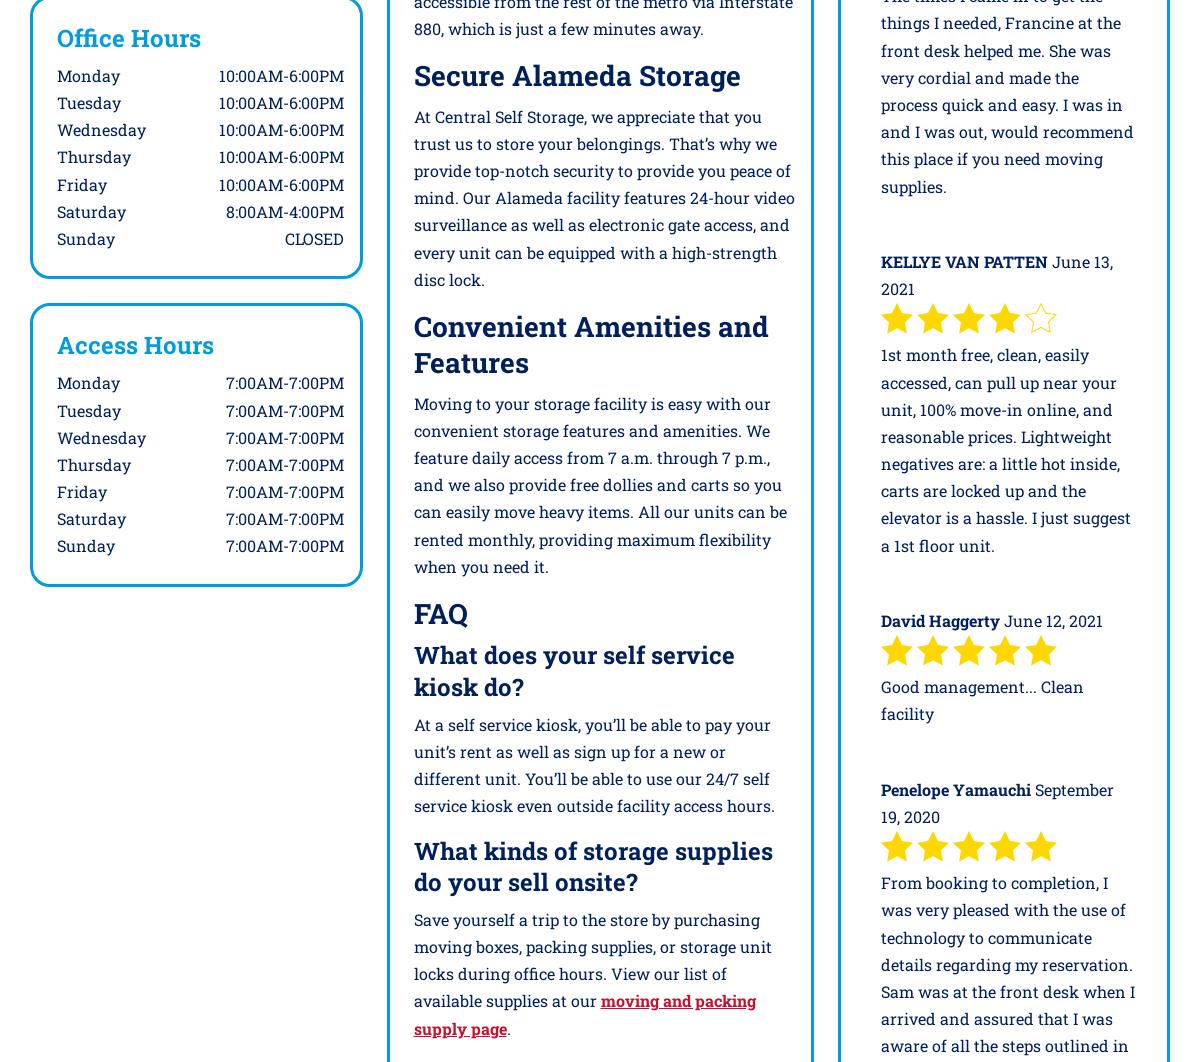  Describe the element at coordinates (939, 619) in the screenshot. I see `'David Haggerty'` at that location.